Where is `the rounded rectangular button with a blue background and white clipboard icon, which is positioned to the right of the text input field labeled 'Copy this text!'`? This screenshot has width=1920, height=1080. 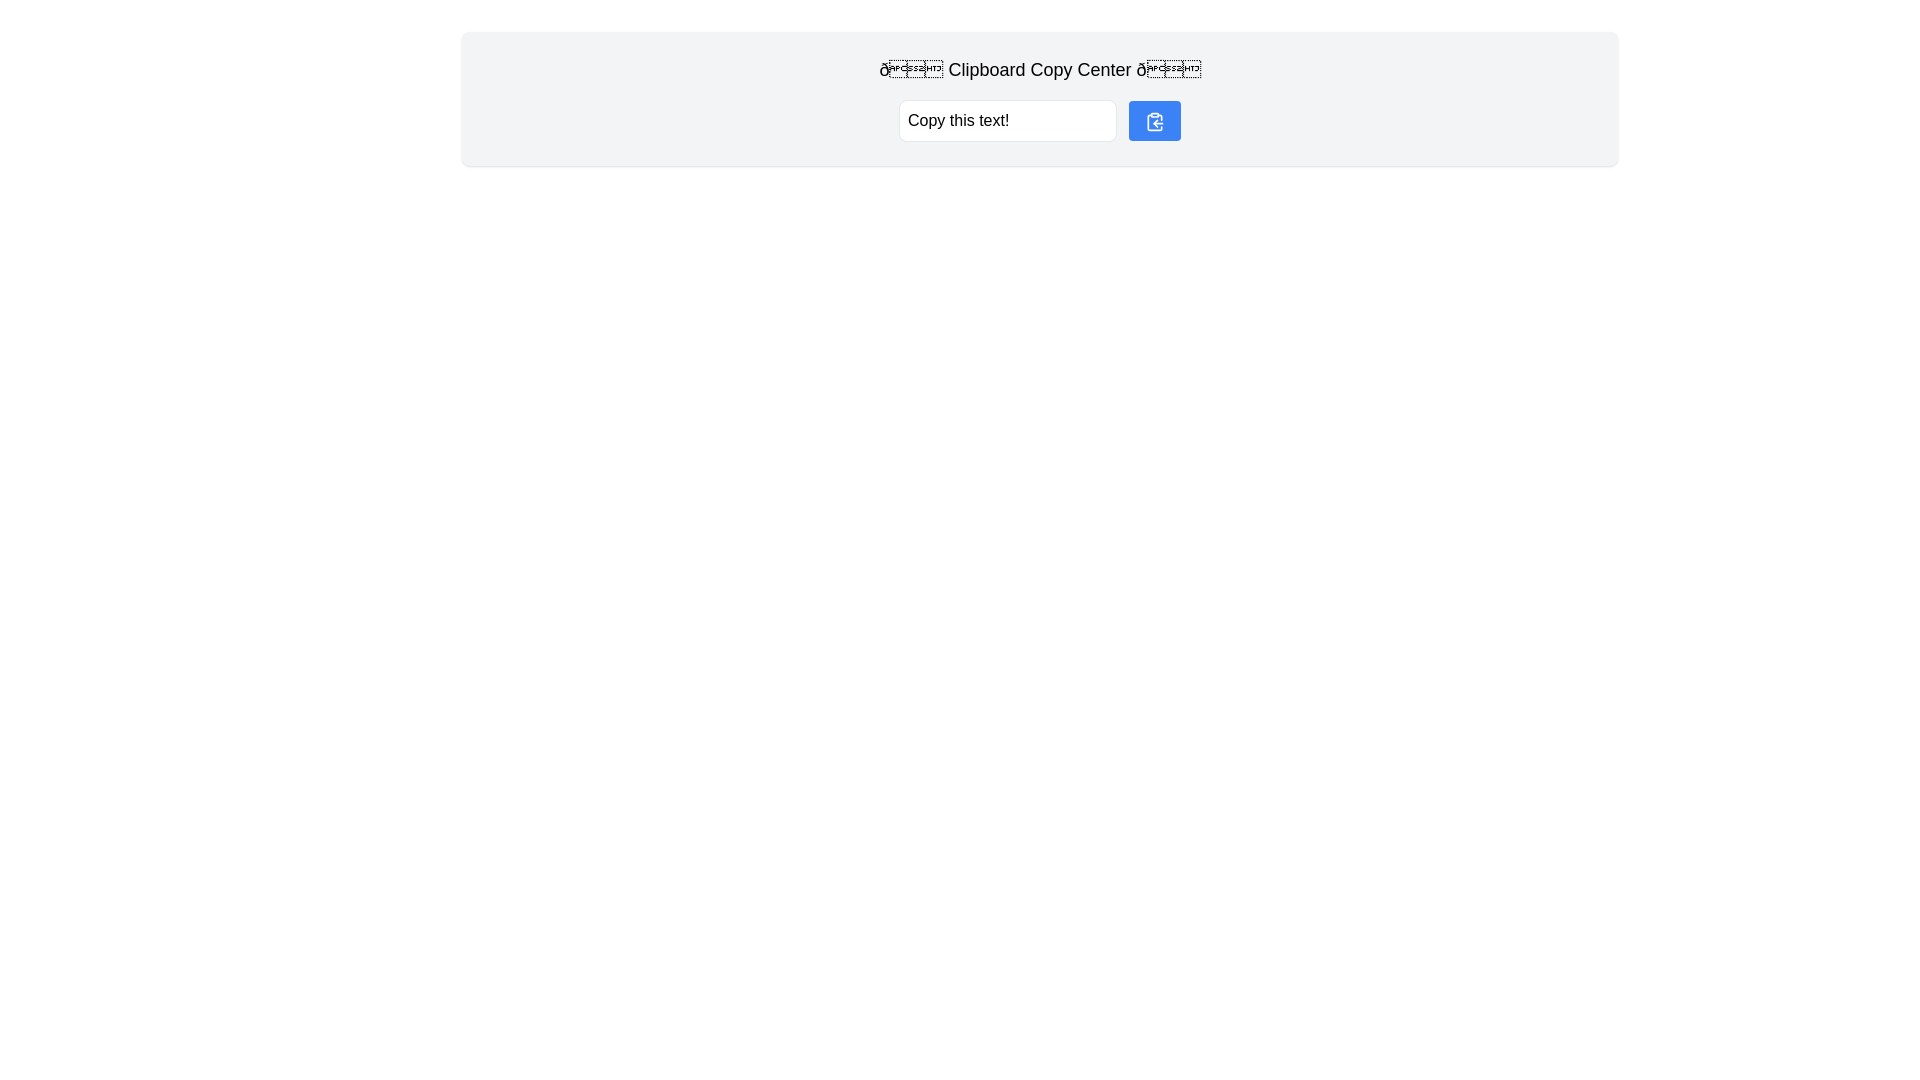
the rounded rectangular button with a blue background and white clipboard icon, which is positioned to the right of the text input field labeled 'Copy this text!' is located at coordinates (1155, 120).